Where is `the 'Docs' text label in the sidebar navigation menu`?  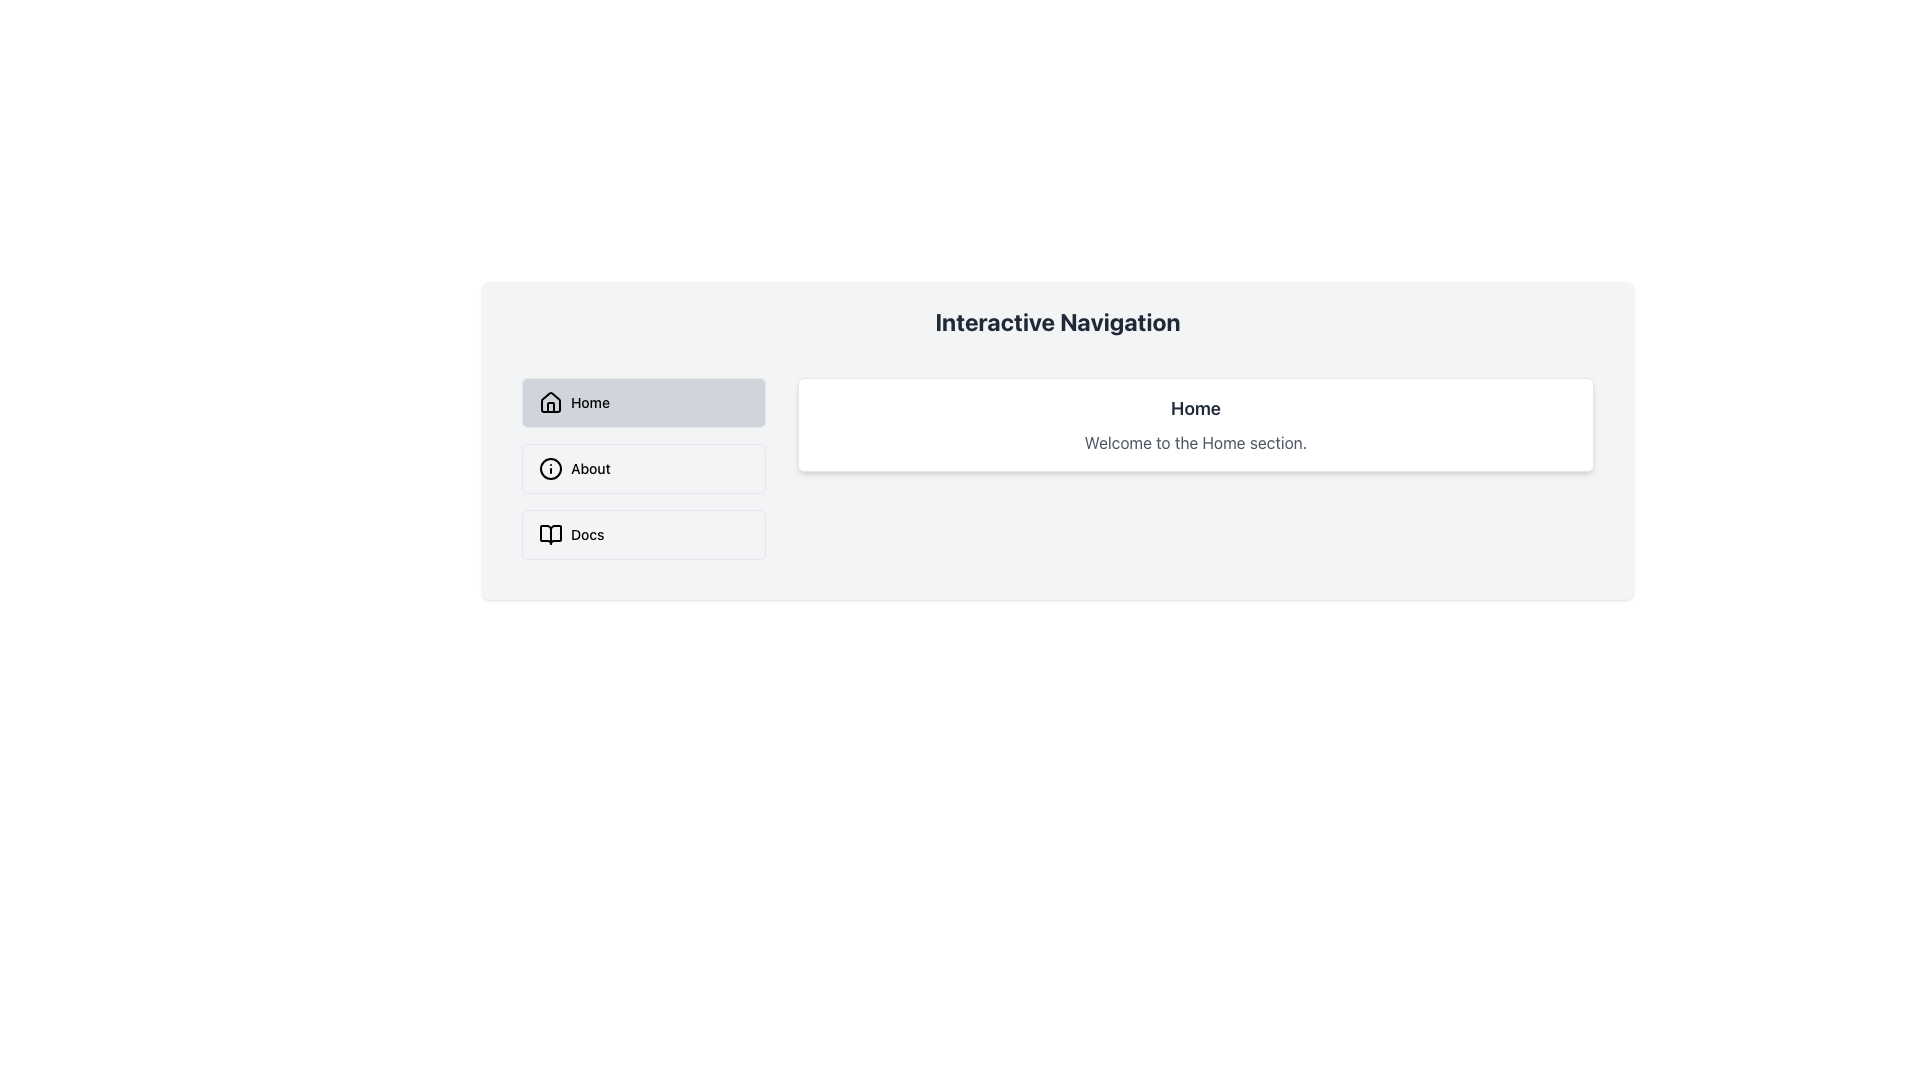
the 'Docs' text label in the sidebar navigation menu is located at coordinates (586, 534).